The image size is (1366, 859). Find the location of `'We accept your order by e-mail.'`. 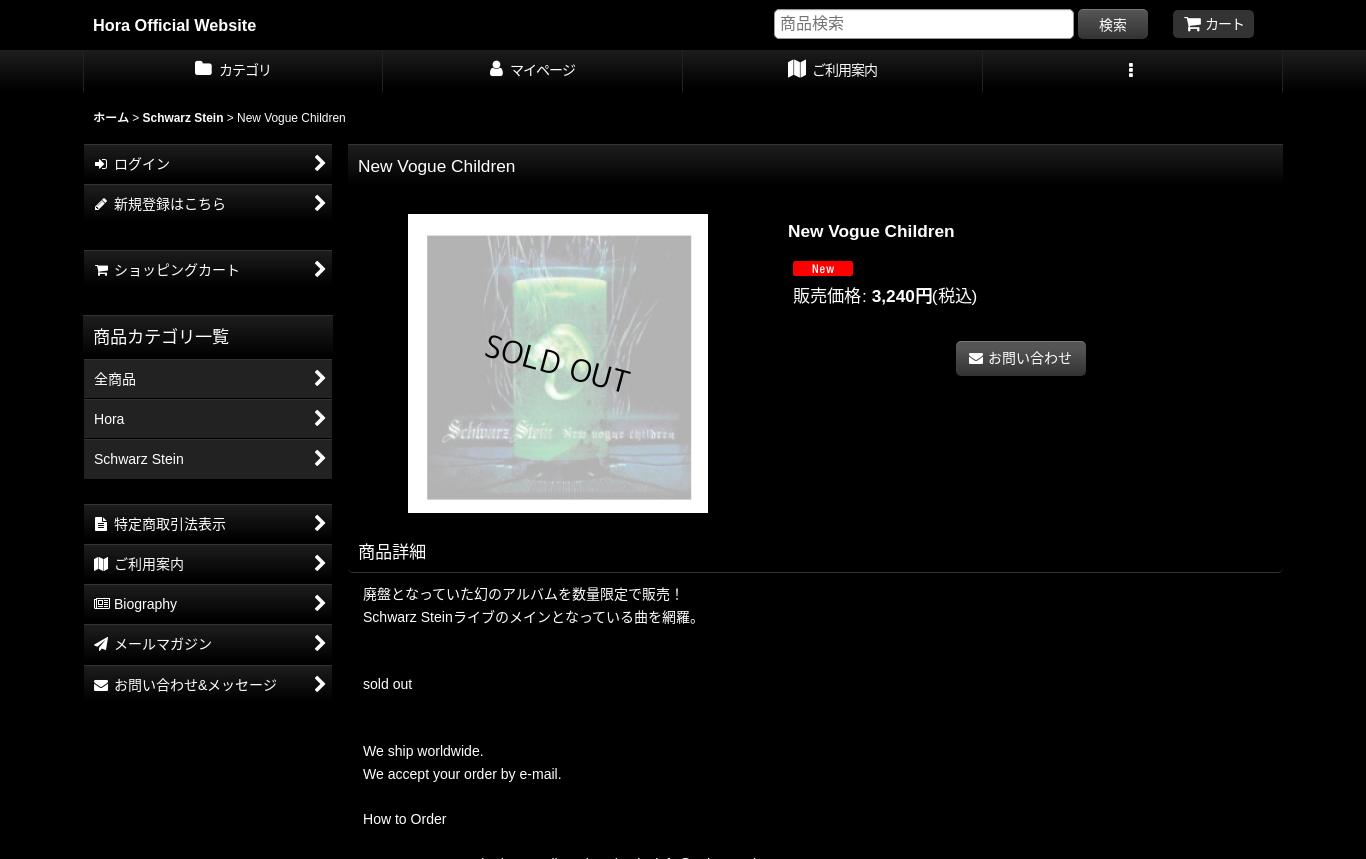

'We accept your order by e-mail.' is located at coordinates (361, 773).